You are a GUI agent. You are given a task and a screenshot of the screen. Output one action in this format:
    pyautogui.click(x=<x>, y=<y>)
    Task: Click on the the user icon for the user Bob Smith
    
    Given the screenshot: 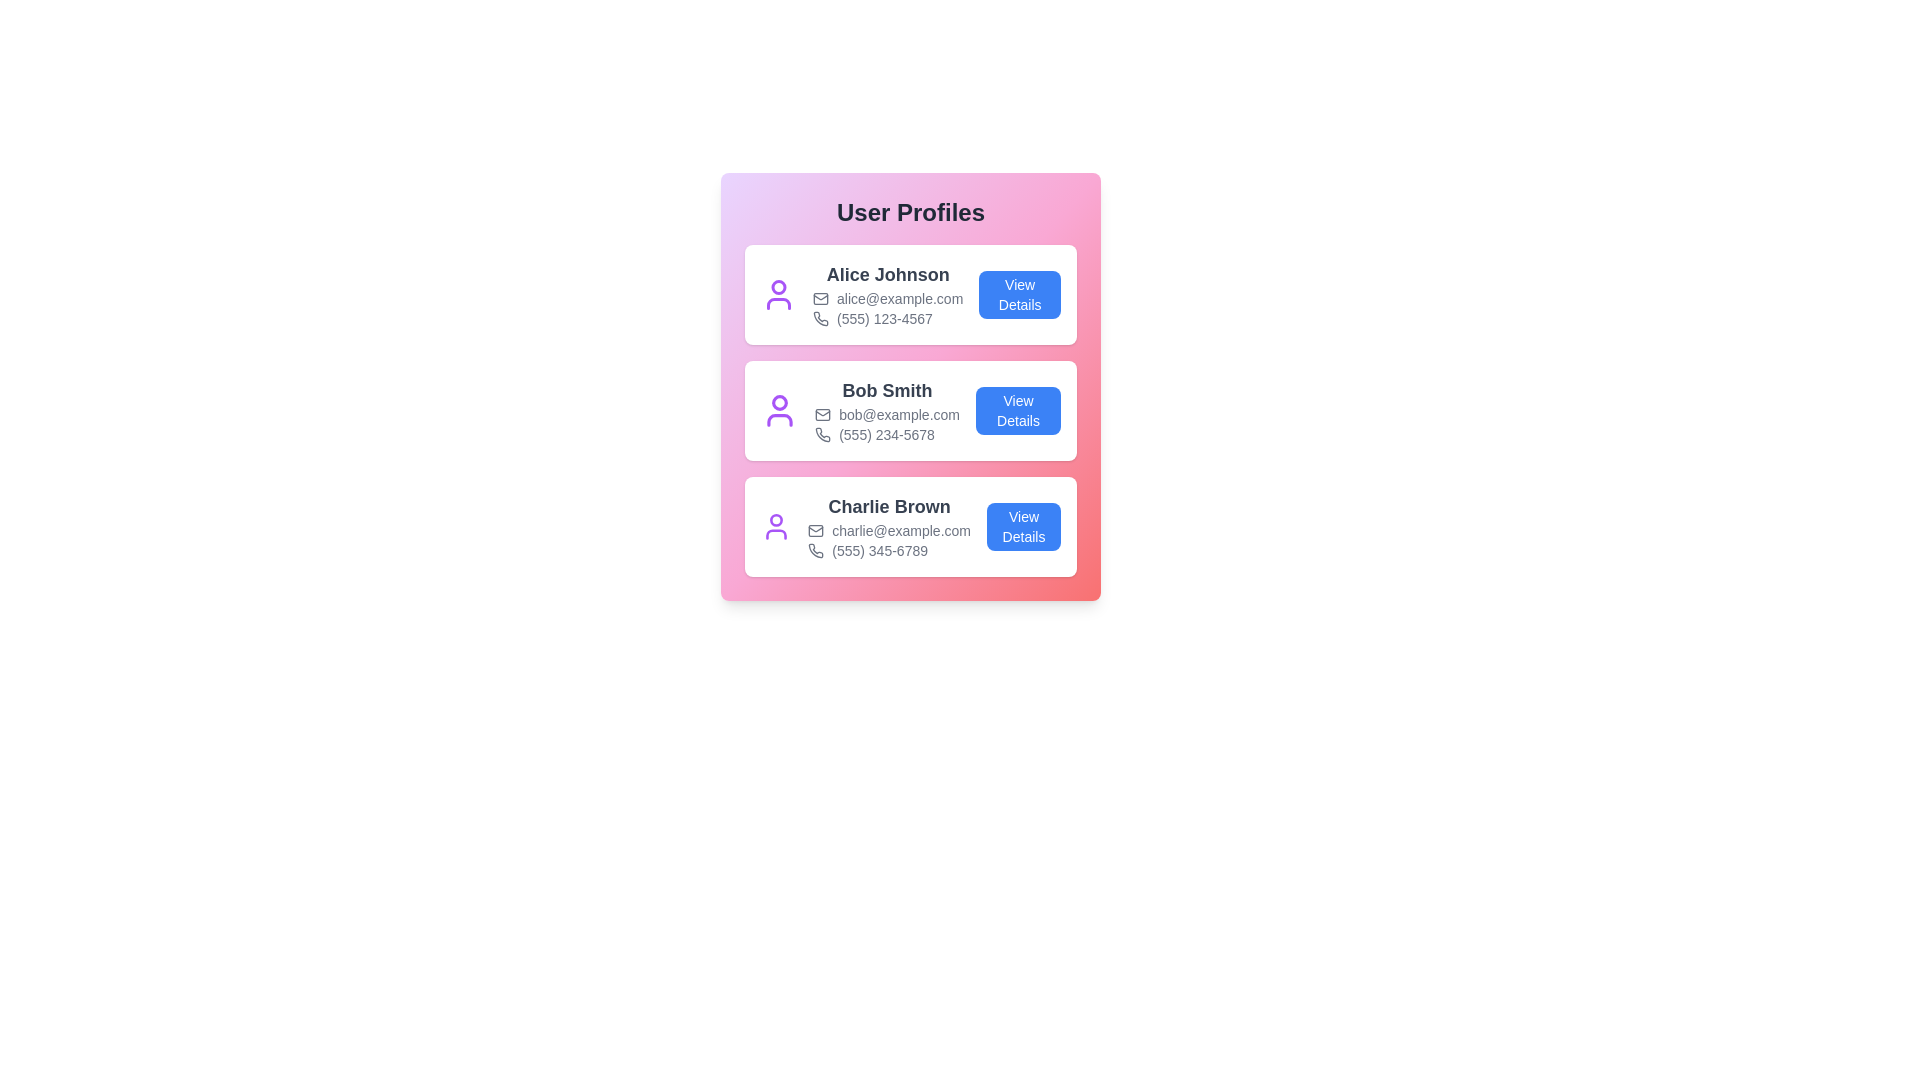 What is the action you would take?
    pyautogui.click(x=778, y=410)
    